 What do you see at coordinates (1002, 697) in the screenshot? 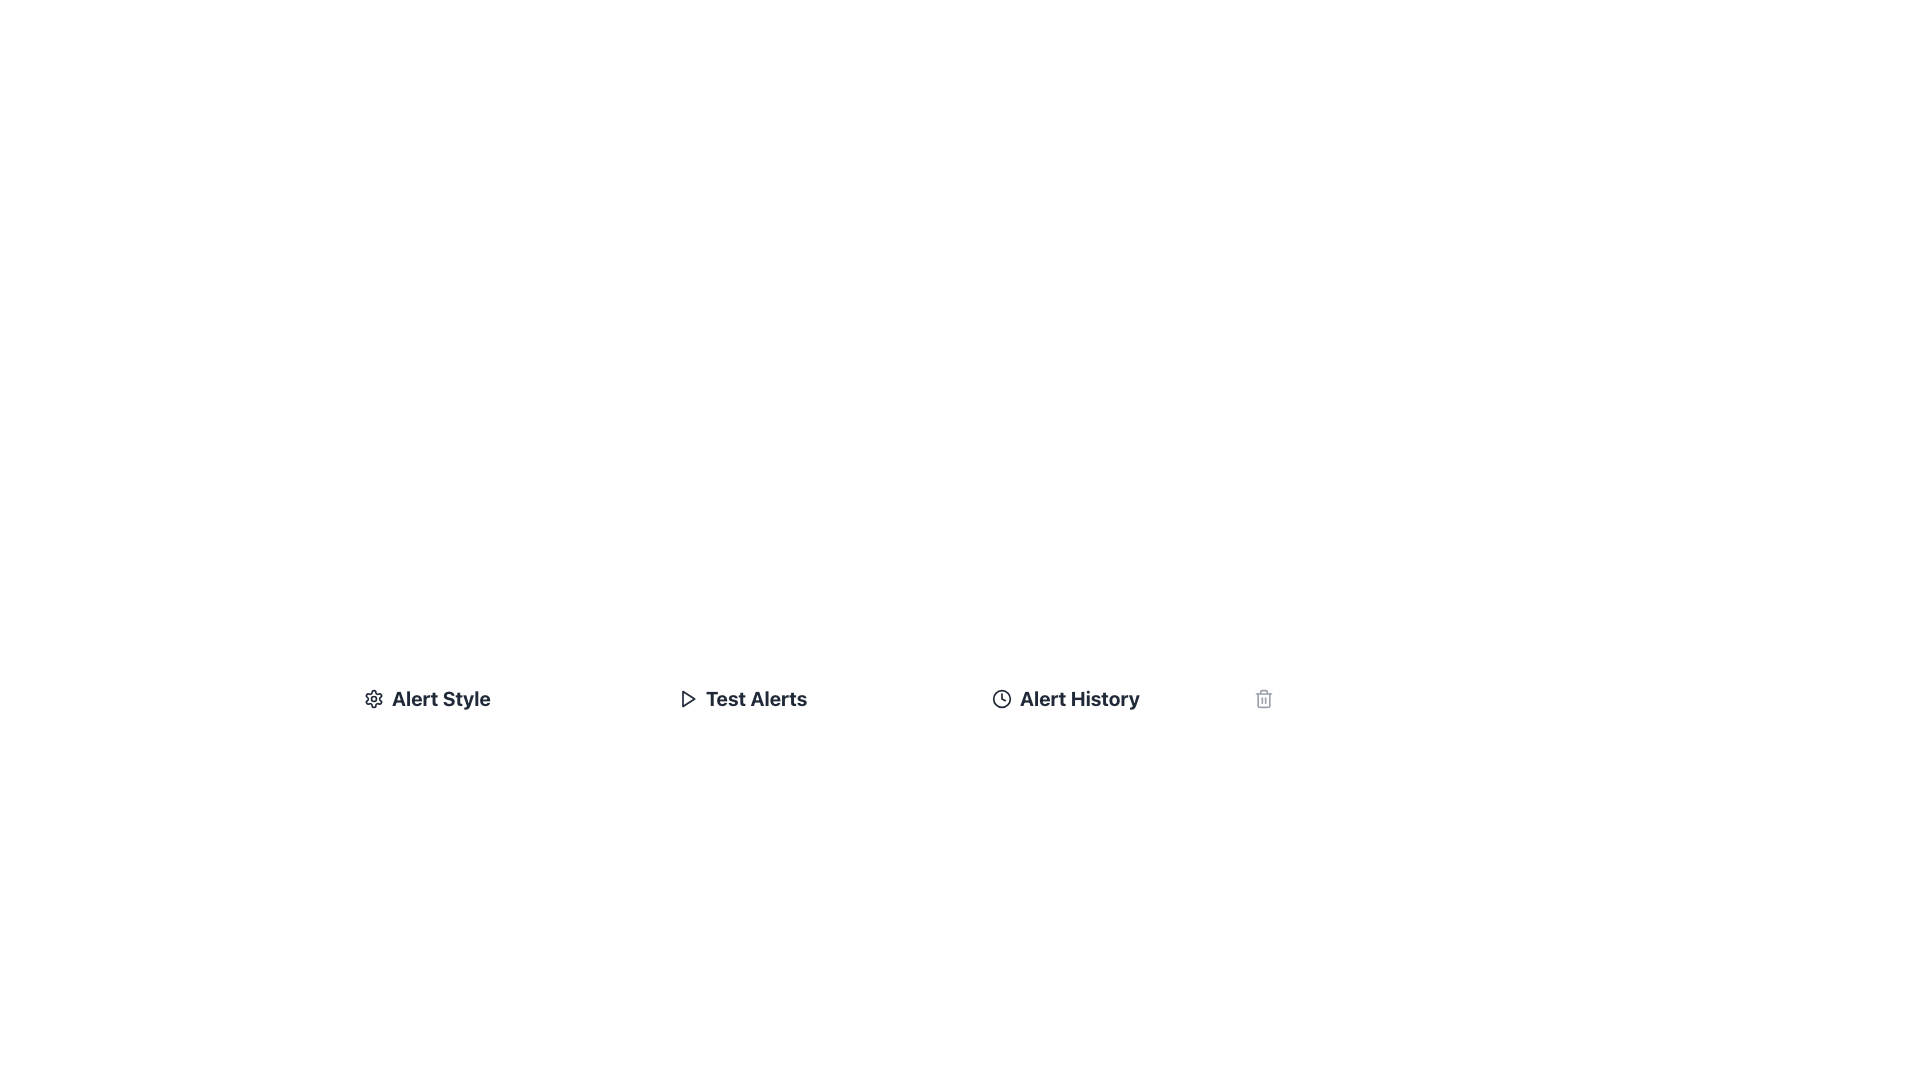
I see `the circular graphical element that is part of the clock-like icon, located at the center of the 'Alert History' text label` at bounding box center [1002, 697].